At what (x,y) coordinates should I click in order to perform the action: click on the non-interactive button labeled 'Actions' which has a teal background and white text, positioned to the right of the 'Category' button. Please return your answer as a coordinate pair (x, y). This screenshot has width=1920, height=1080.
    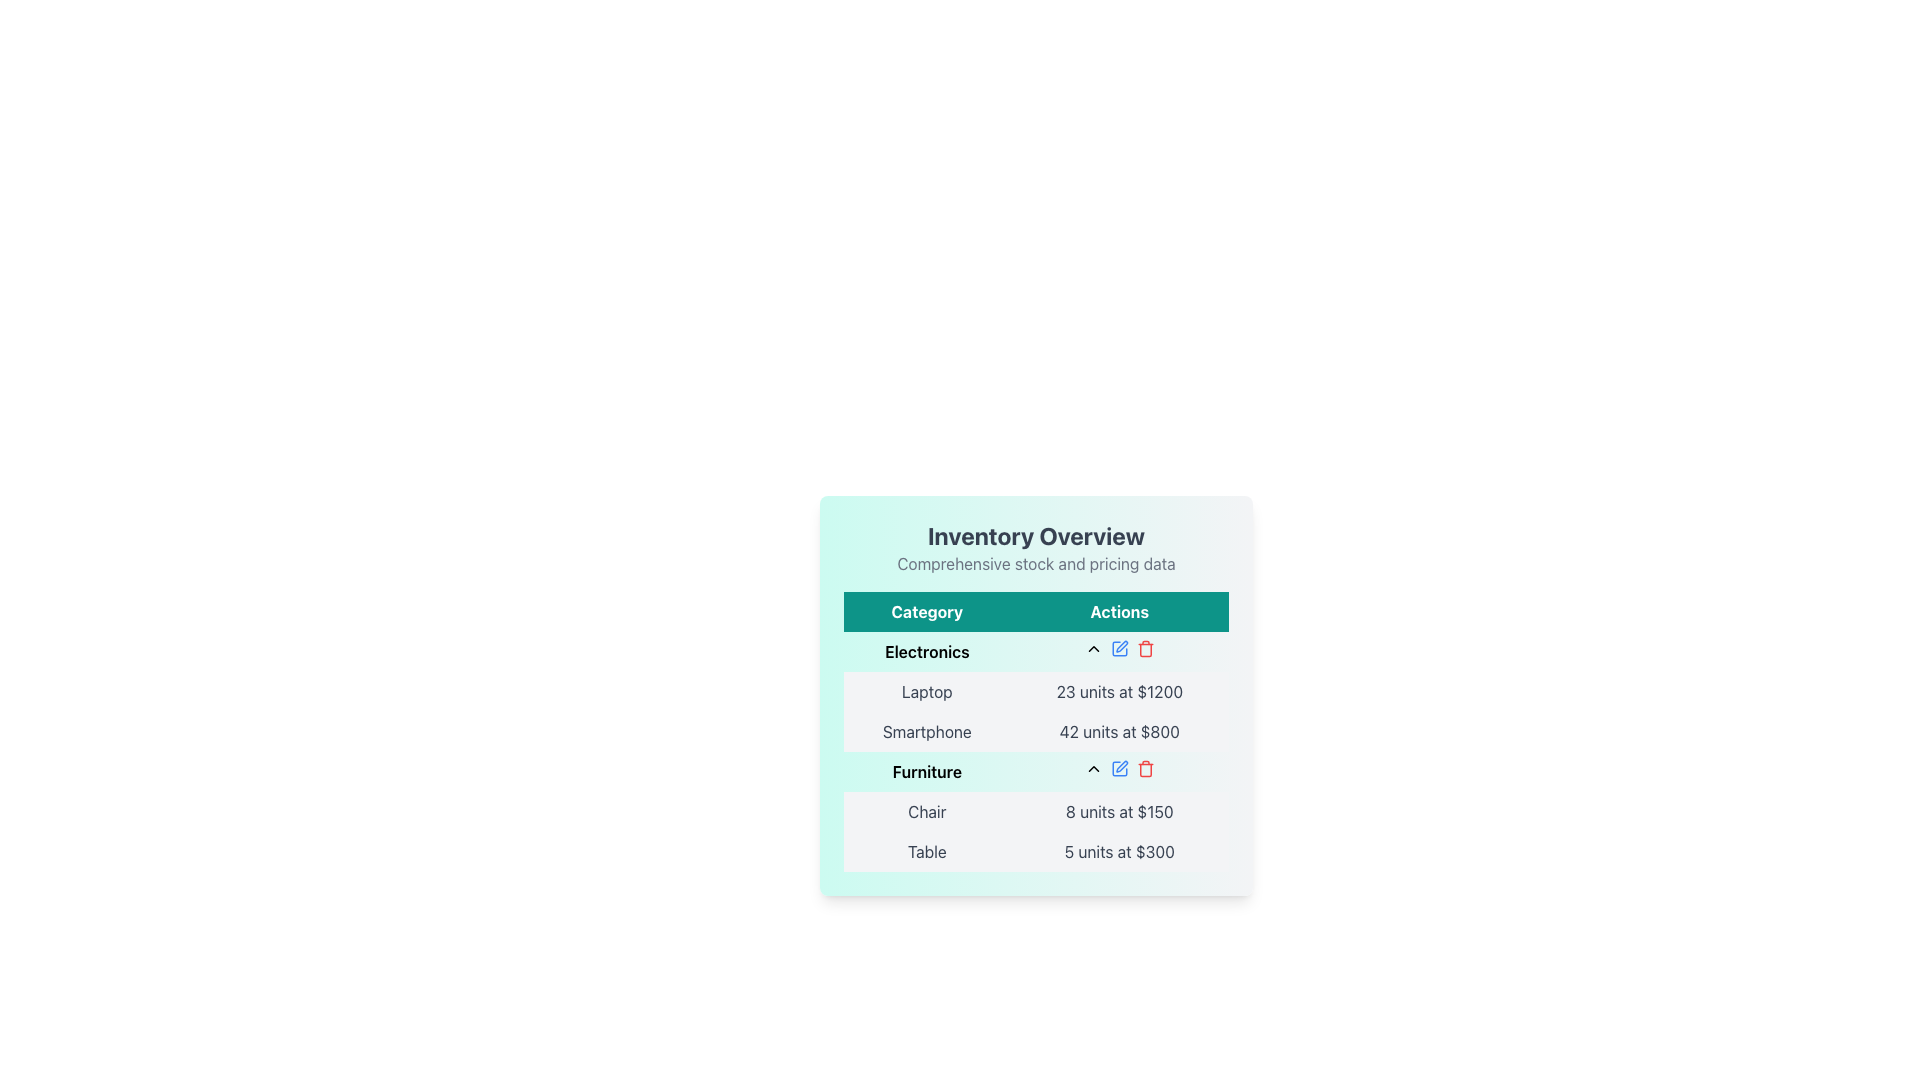
    Looking at the image, I should click on (1118, 611).